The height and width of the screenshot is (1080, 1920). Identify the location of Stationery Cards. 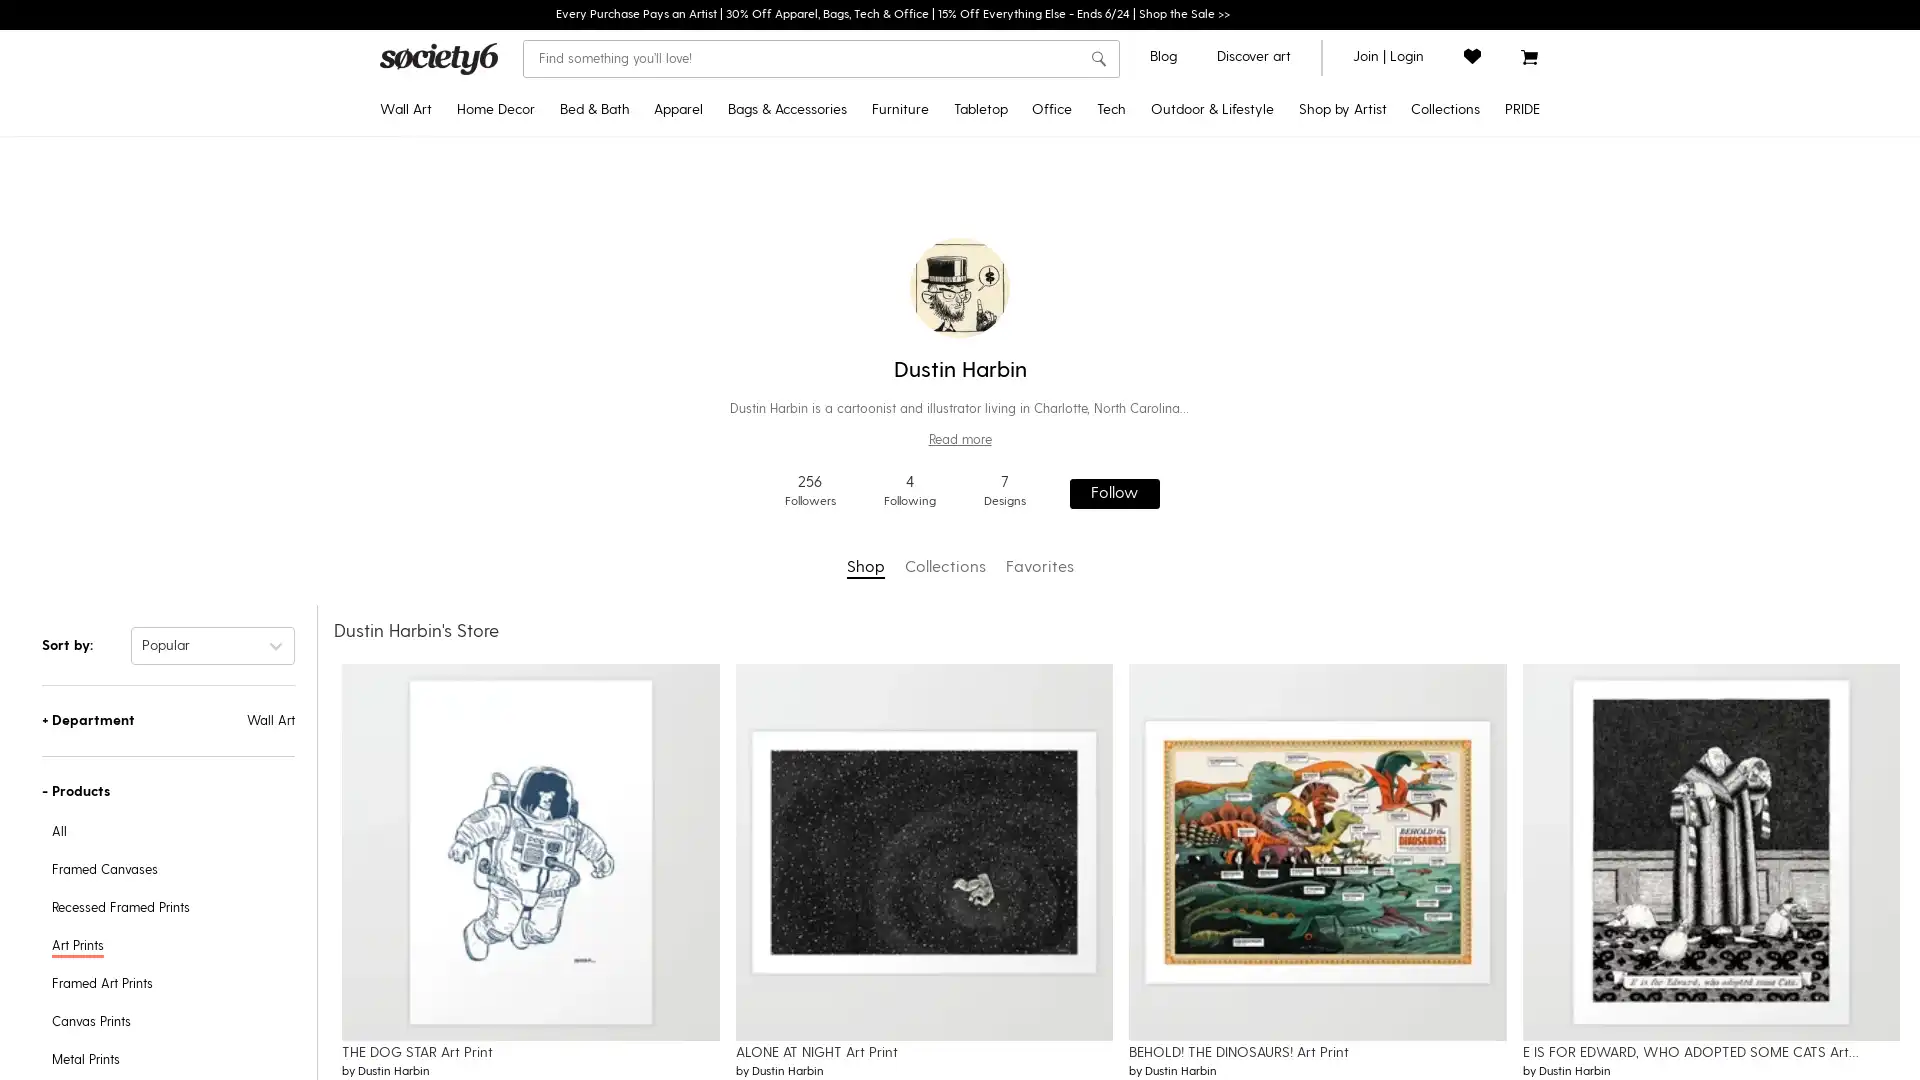
(1101, 418).